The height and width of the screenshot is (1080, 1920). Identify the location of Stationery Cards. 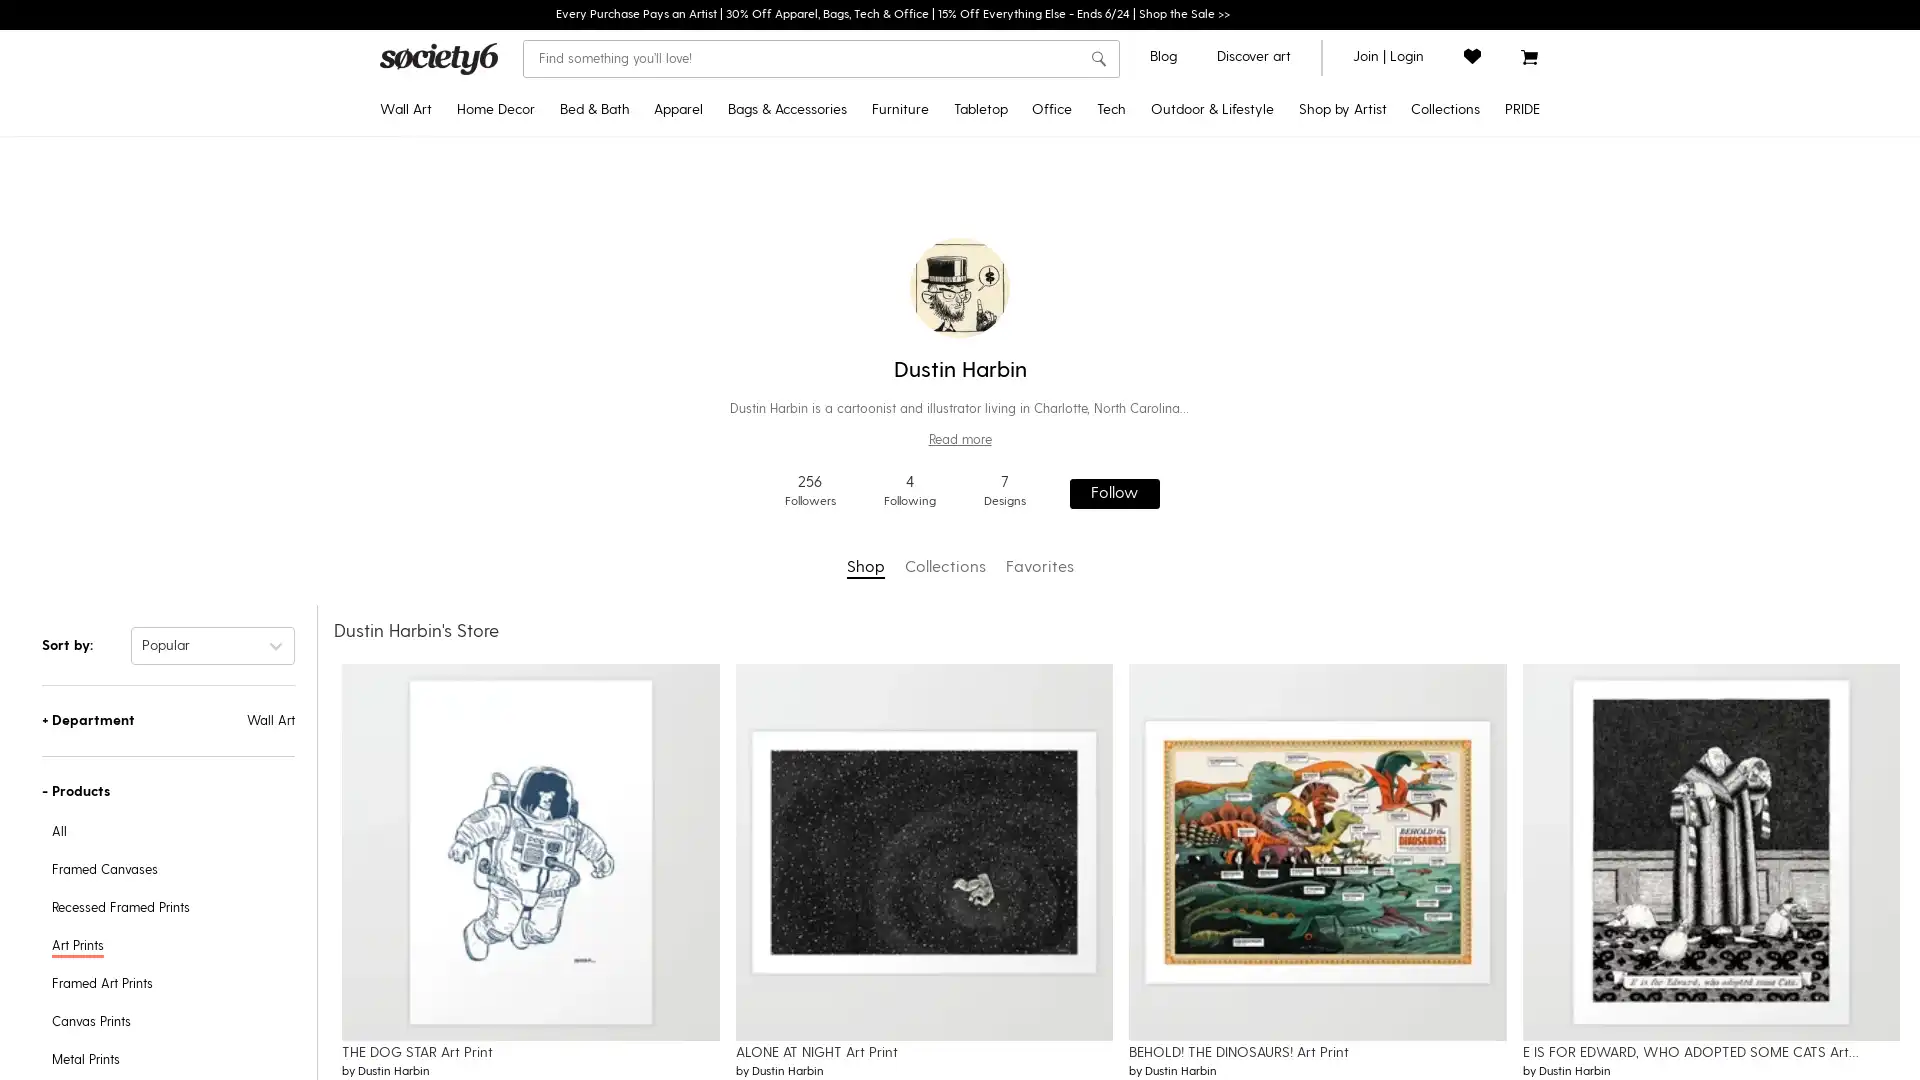
(1101, 418).